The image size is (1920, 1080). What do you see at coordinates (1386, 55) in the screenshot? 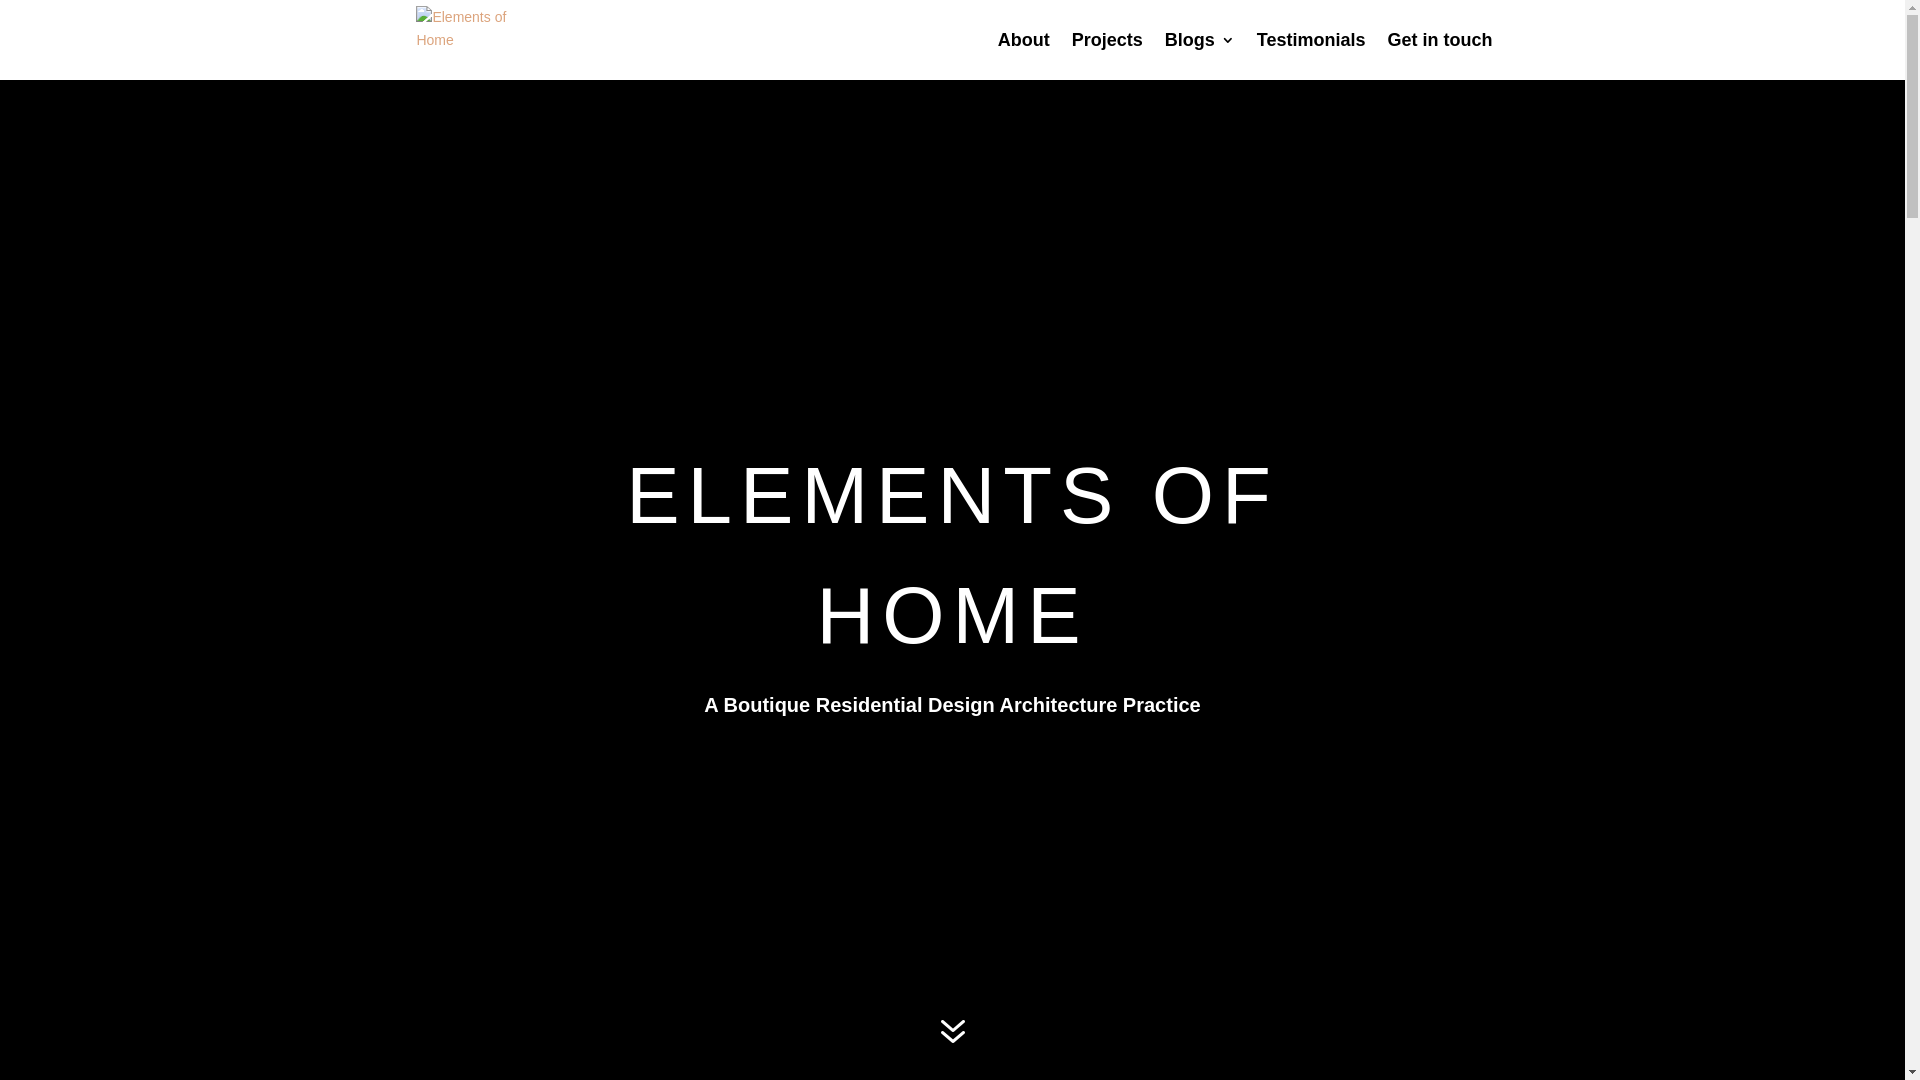
I see `'Get in touch'` at bounding box center [1386, 55].